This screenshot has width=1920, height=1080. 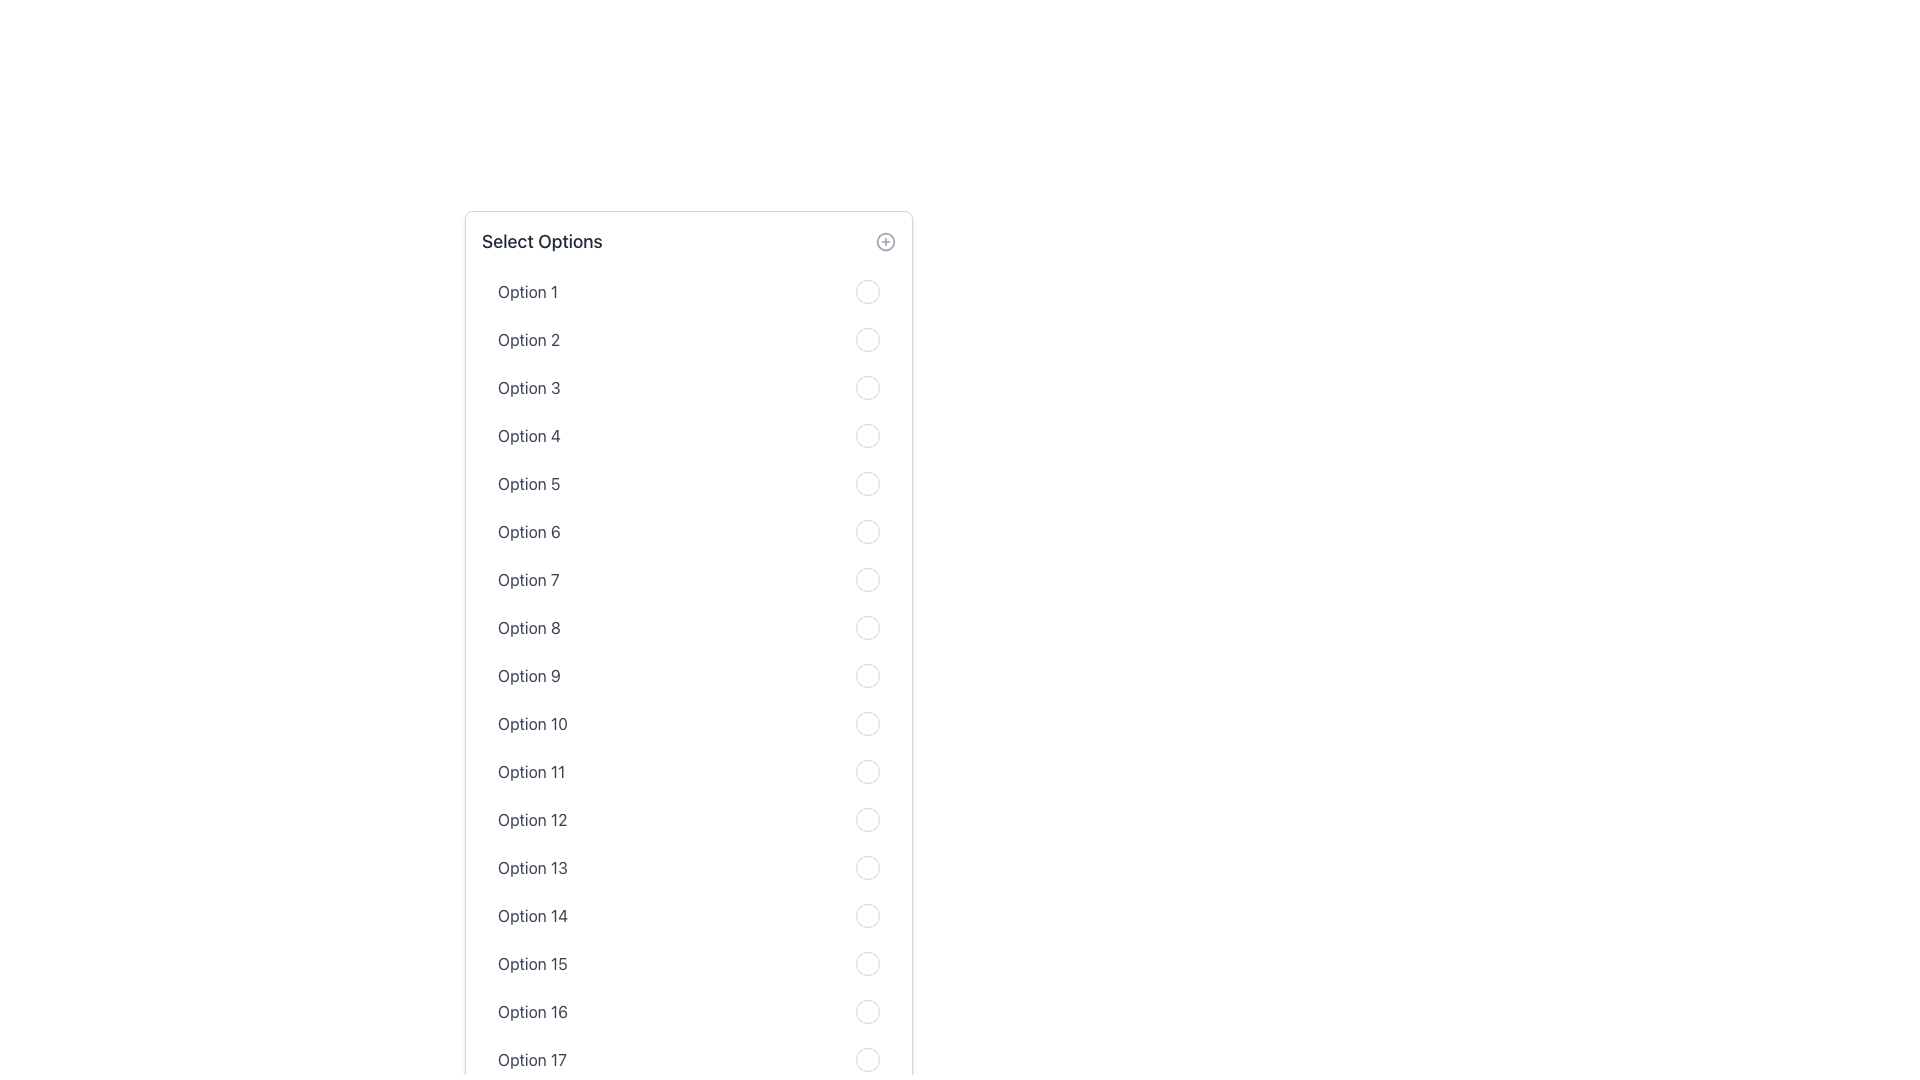 I want to click on the label 'Option 3', which is the third item in a vertical list of options styled in gray color, so click(x=529, y=388).